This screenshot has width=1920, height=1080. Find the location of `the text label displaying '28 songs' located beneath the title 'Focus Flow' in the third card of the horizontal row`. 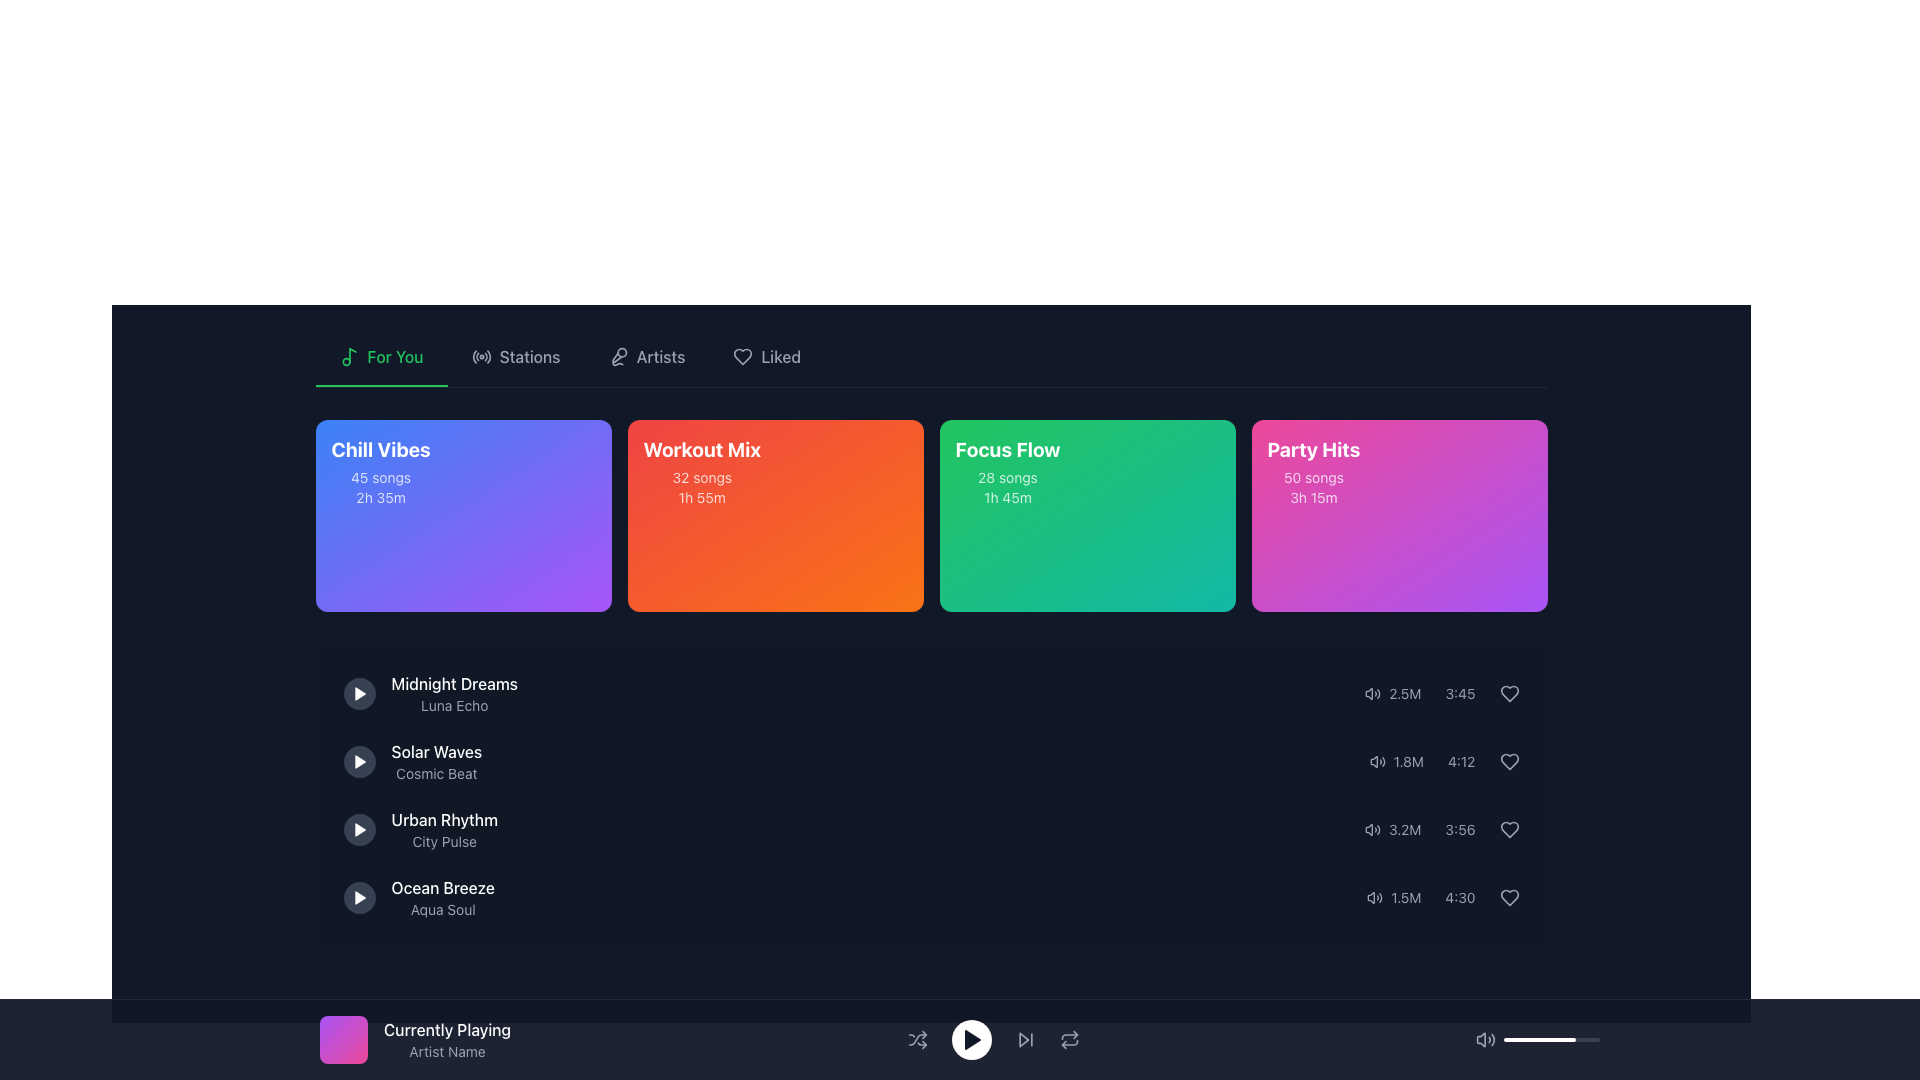

the text label displaying '28 songs' located beneath the title 'Focus Flow' in the third card of the horizontal row is located at coordinates (1008, 478).